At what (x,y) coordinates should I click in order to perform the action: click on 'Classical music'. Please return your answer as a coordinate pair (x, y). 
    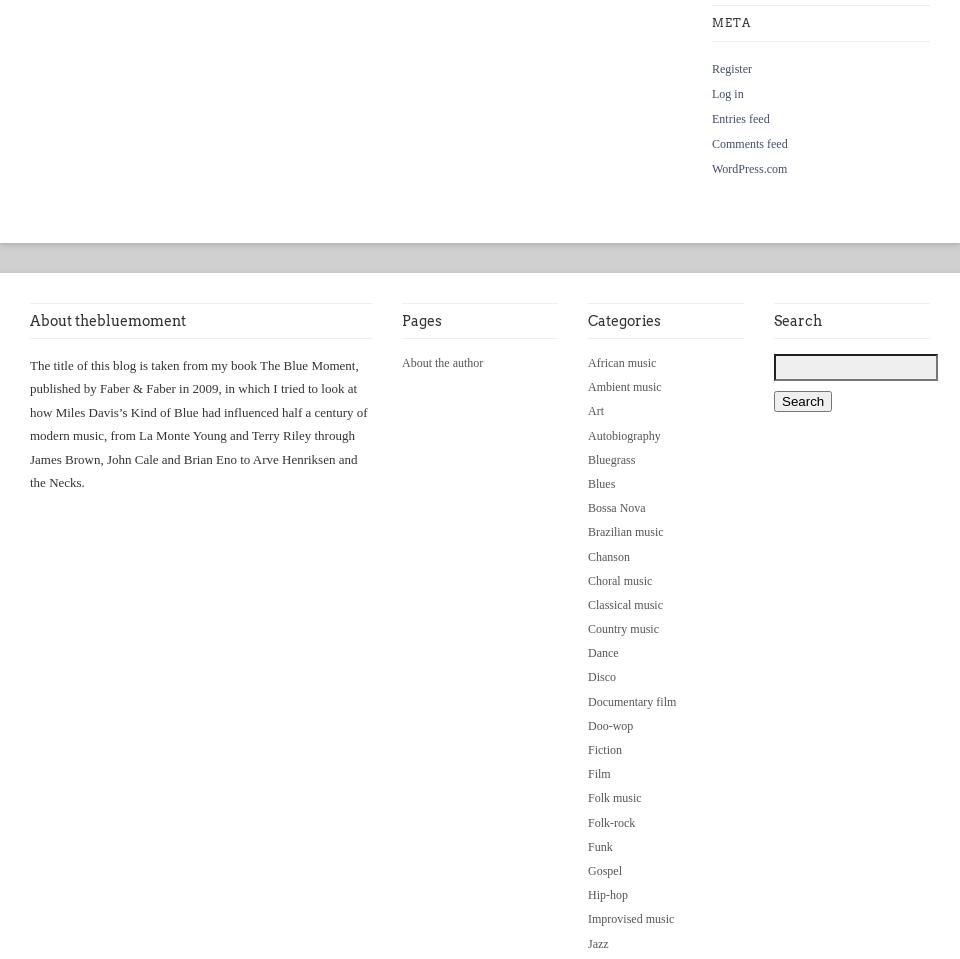
    Looking at the image, I should click on (624, 602).